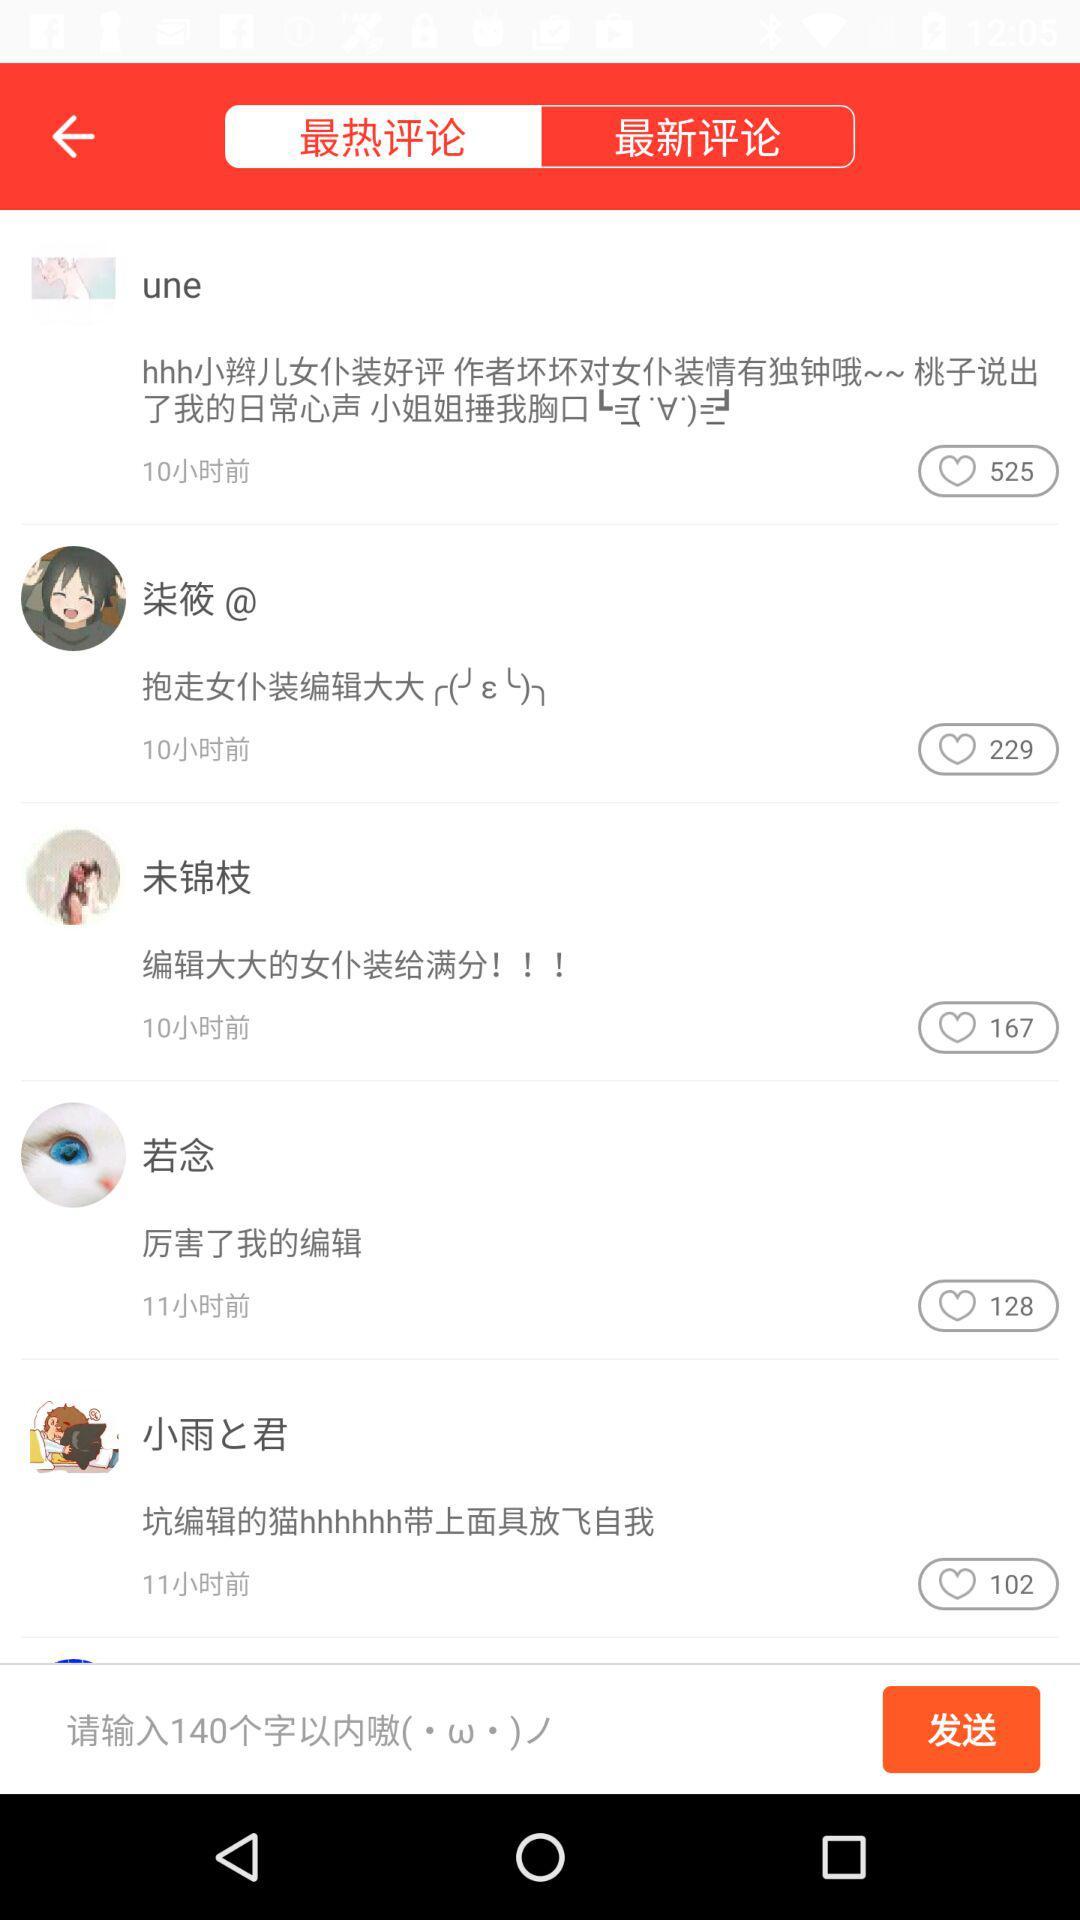  I want to click on the arrow_backward icon, so click(72, 135).